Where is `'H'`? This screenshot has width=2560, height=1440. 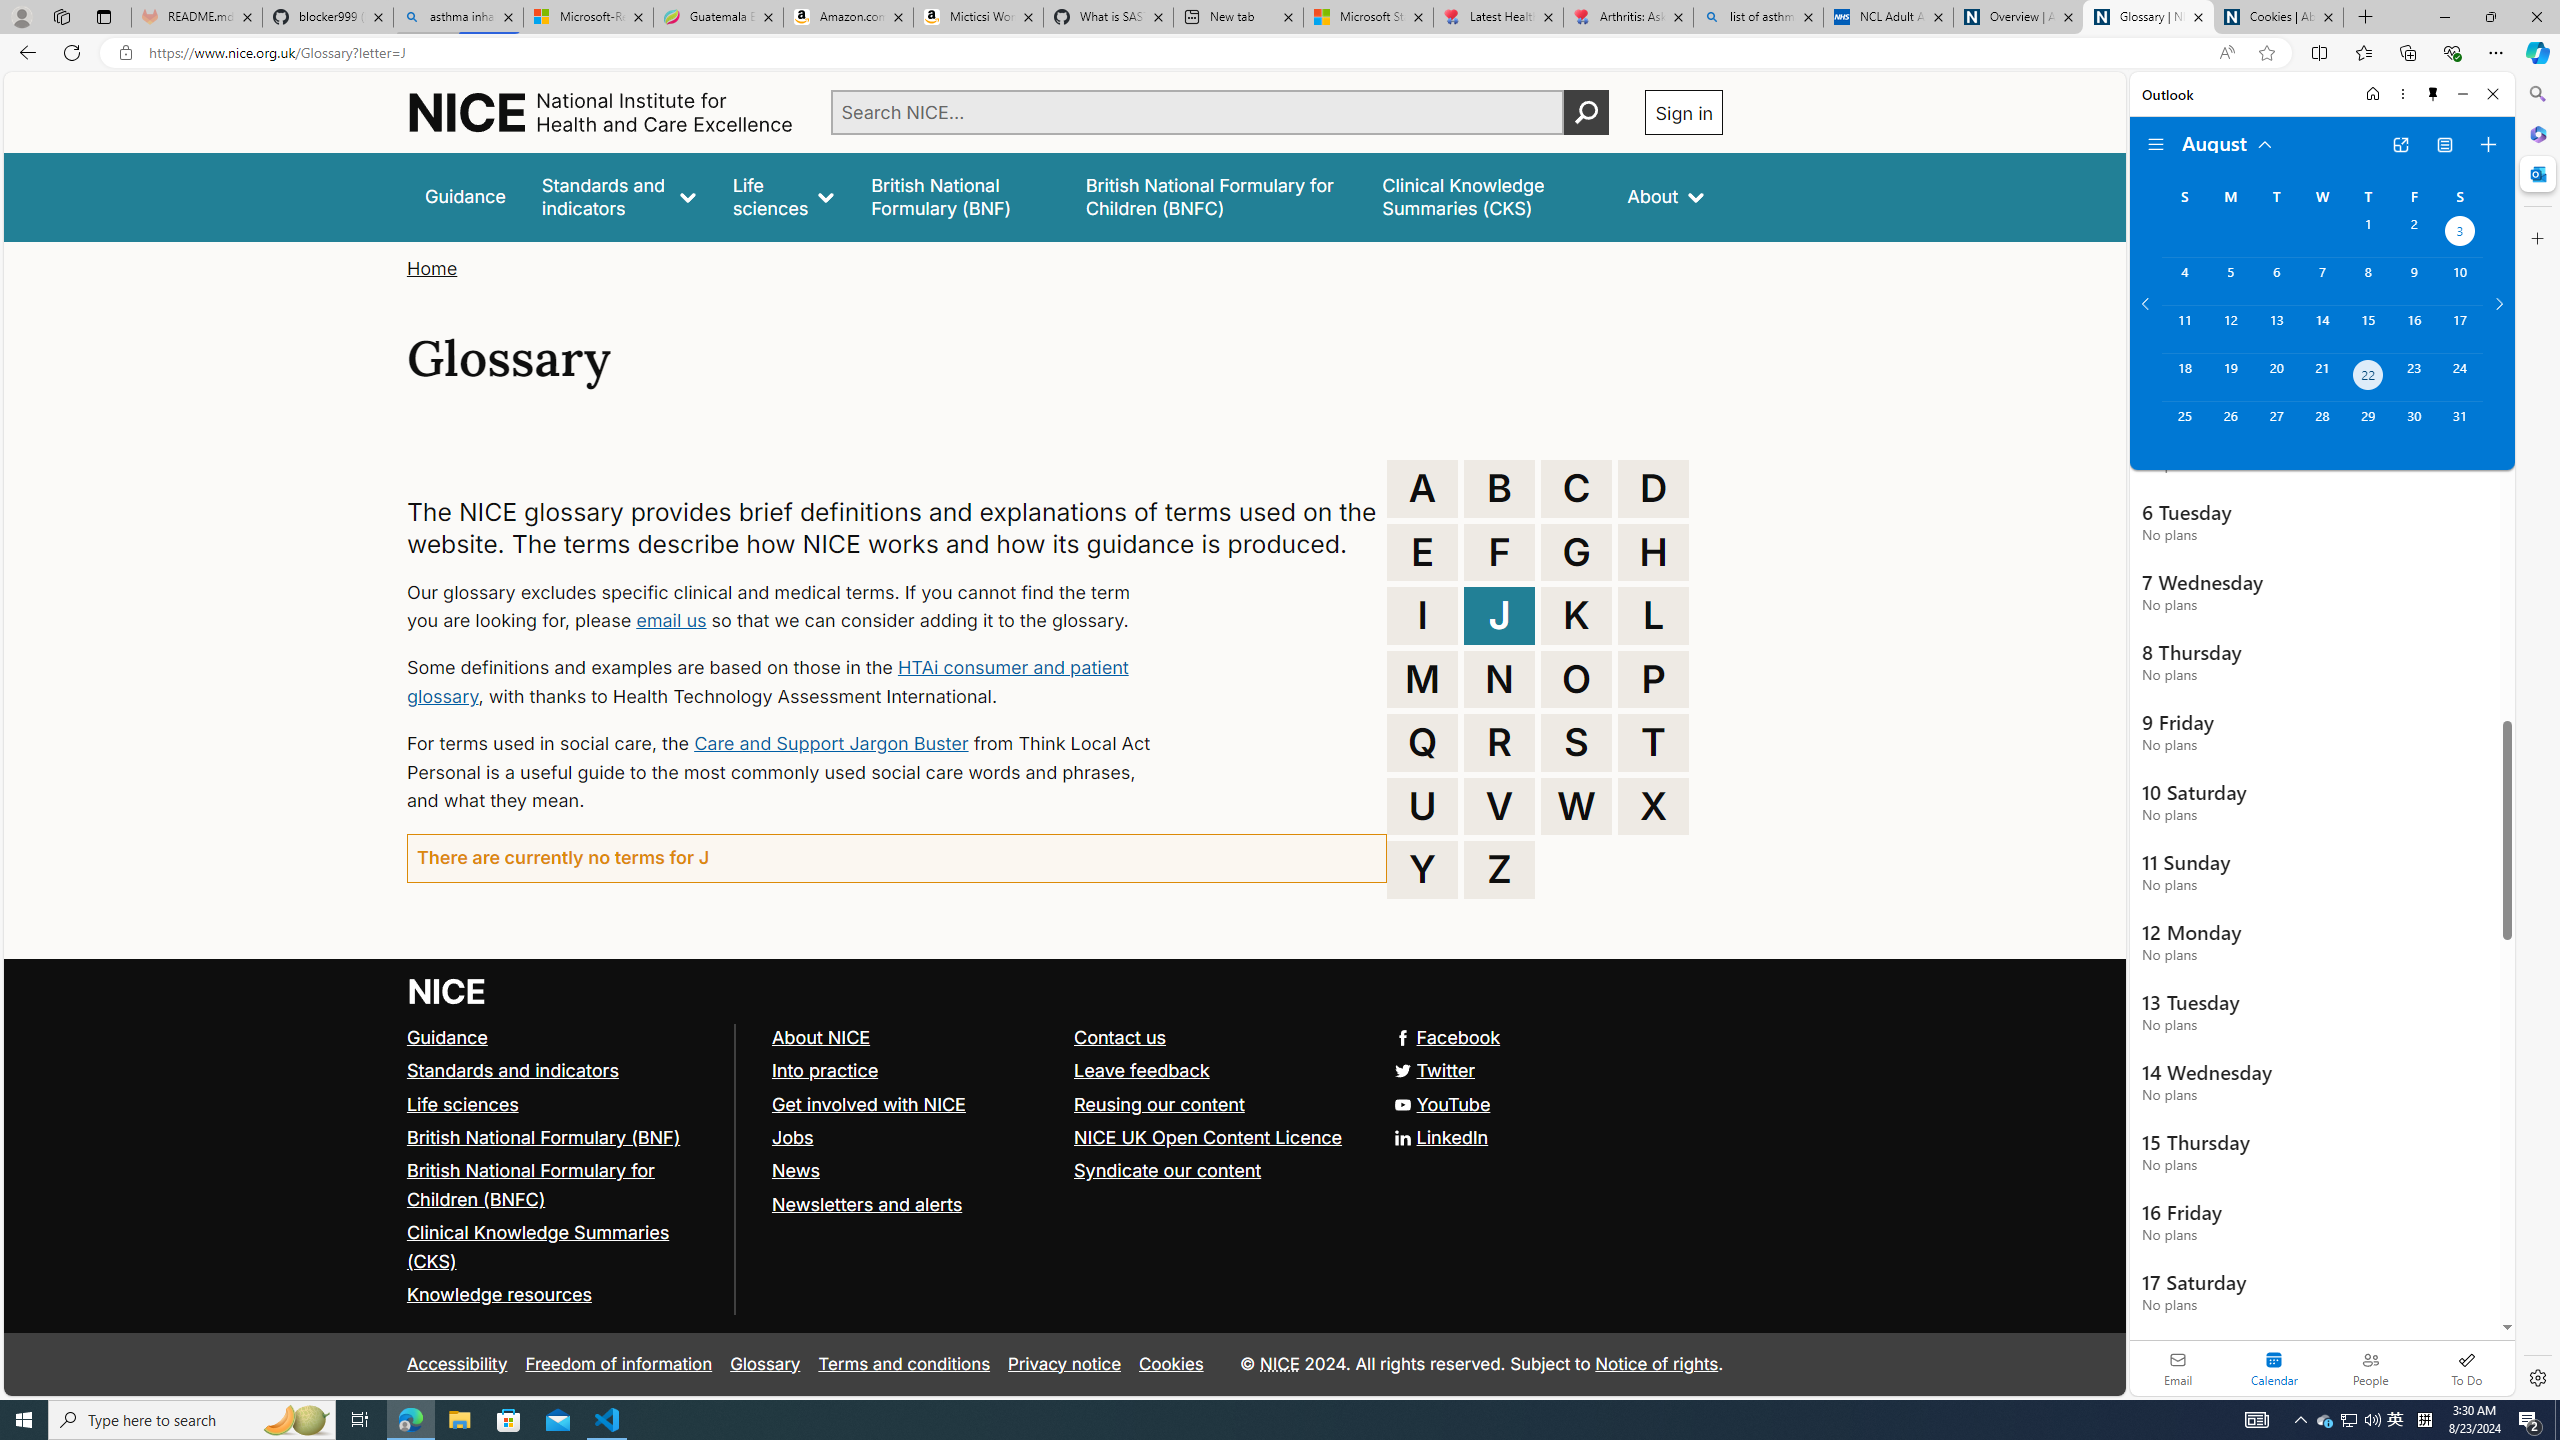
'H' is located at coordinates (1652, 551).